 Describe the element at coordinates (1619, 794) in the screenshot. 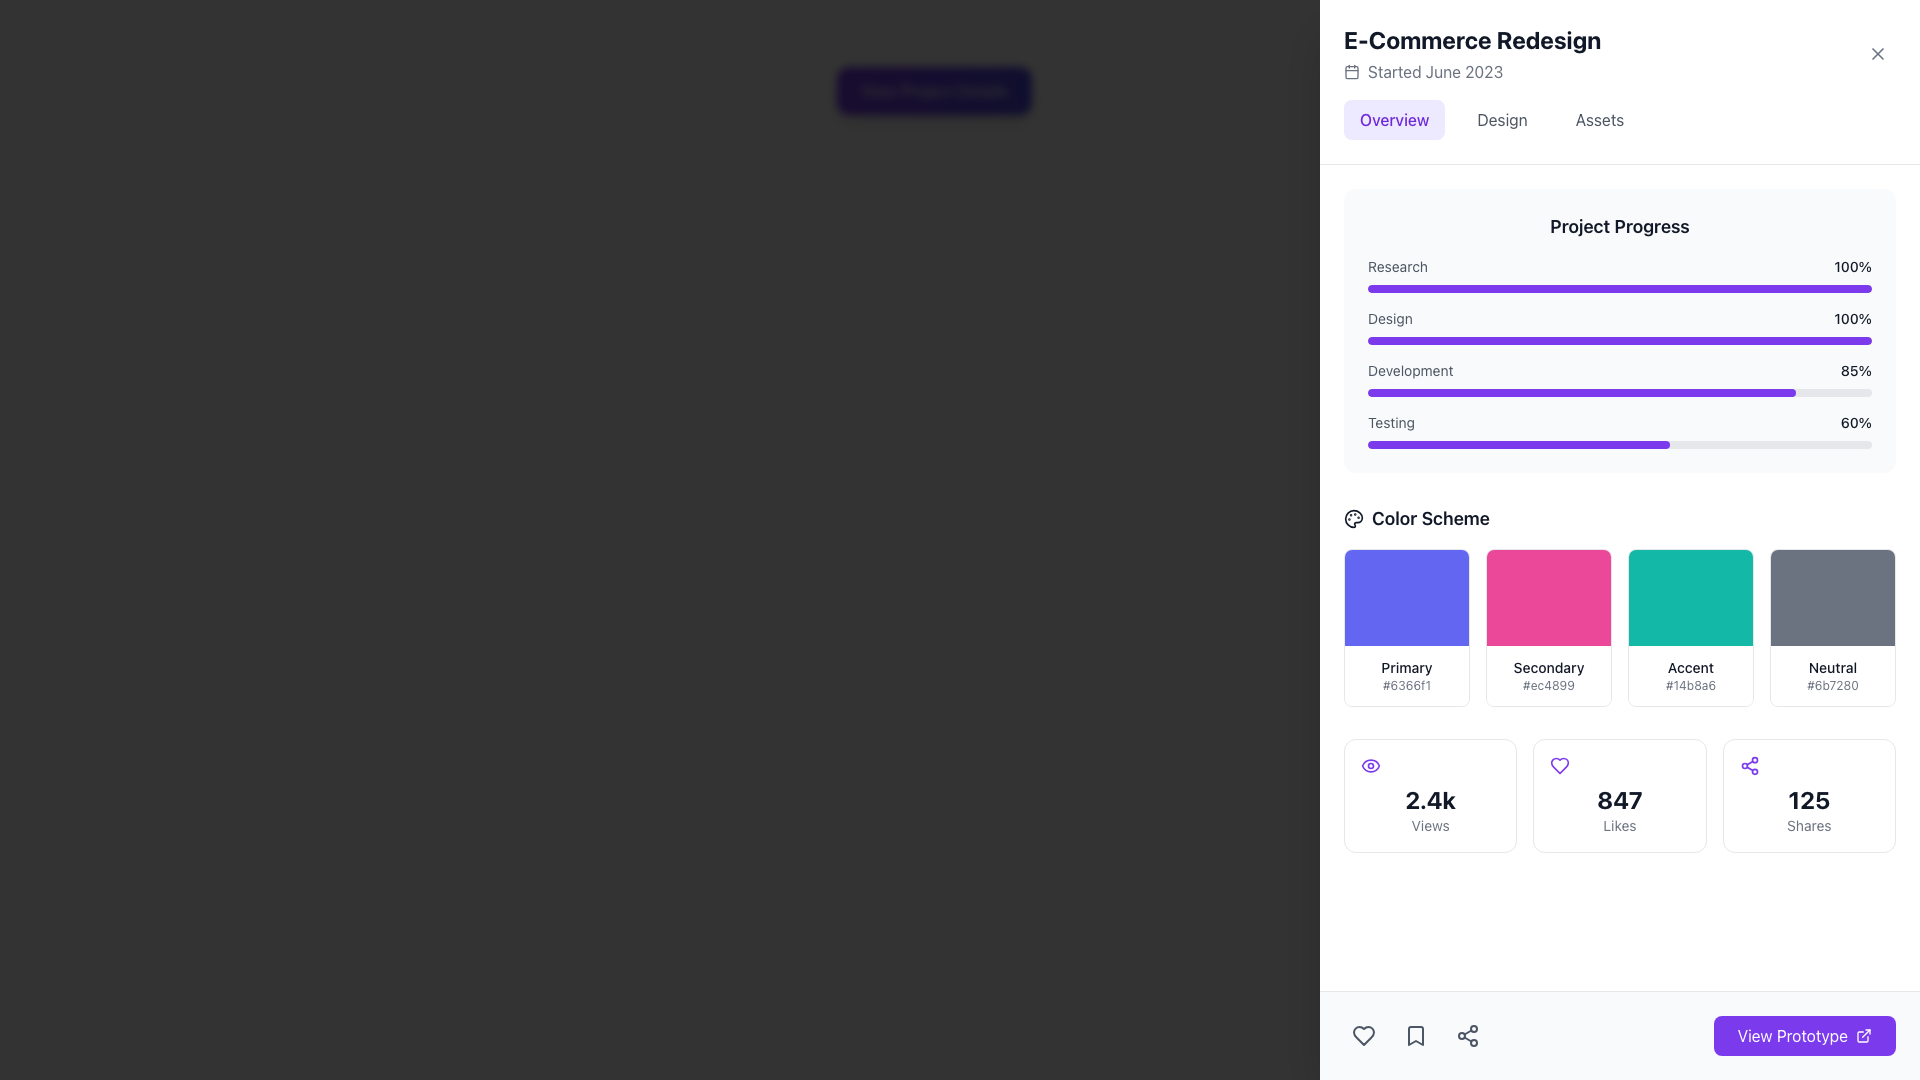

I see `the second informational card displaying '847 Likes', which features a purple heart icon at the top and is located below the 'Color Scheme' section` at that location.